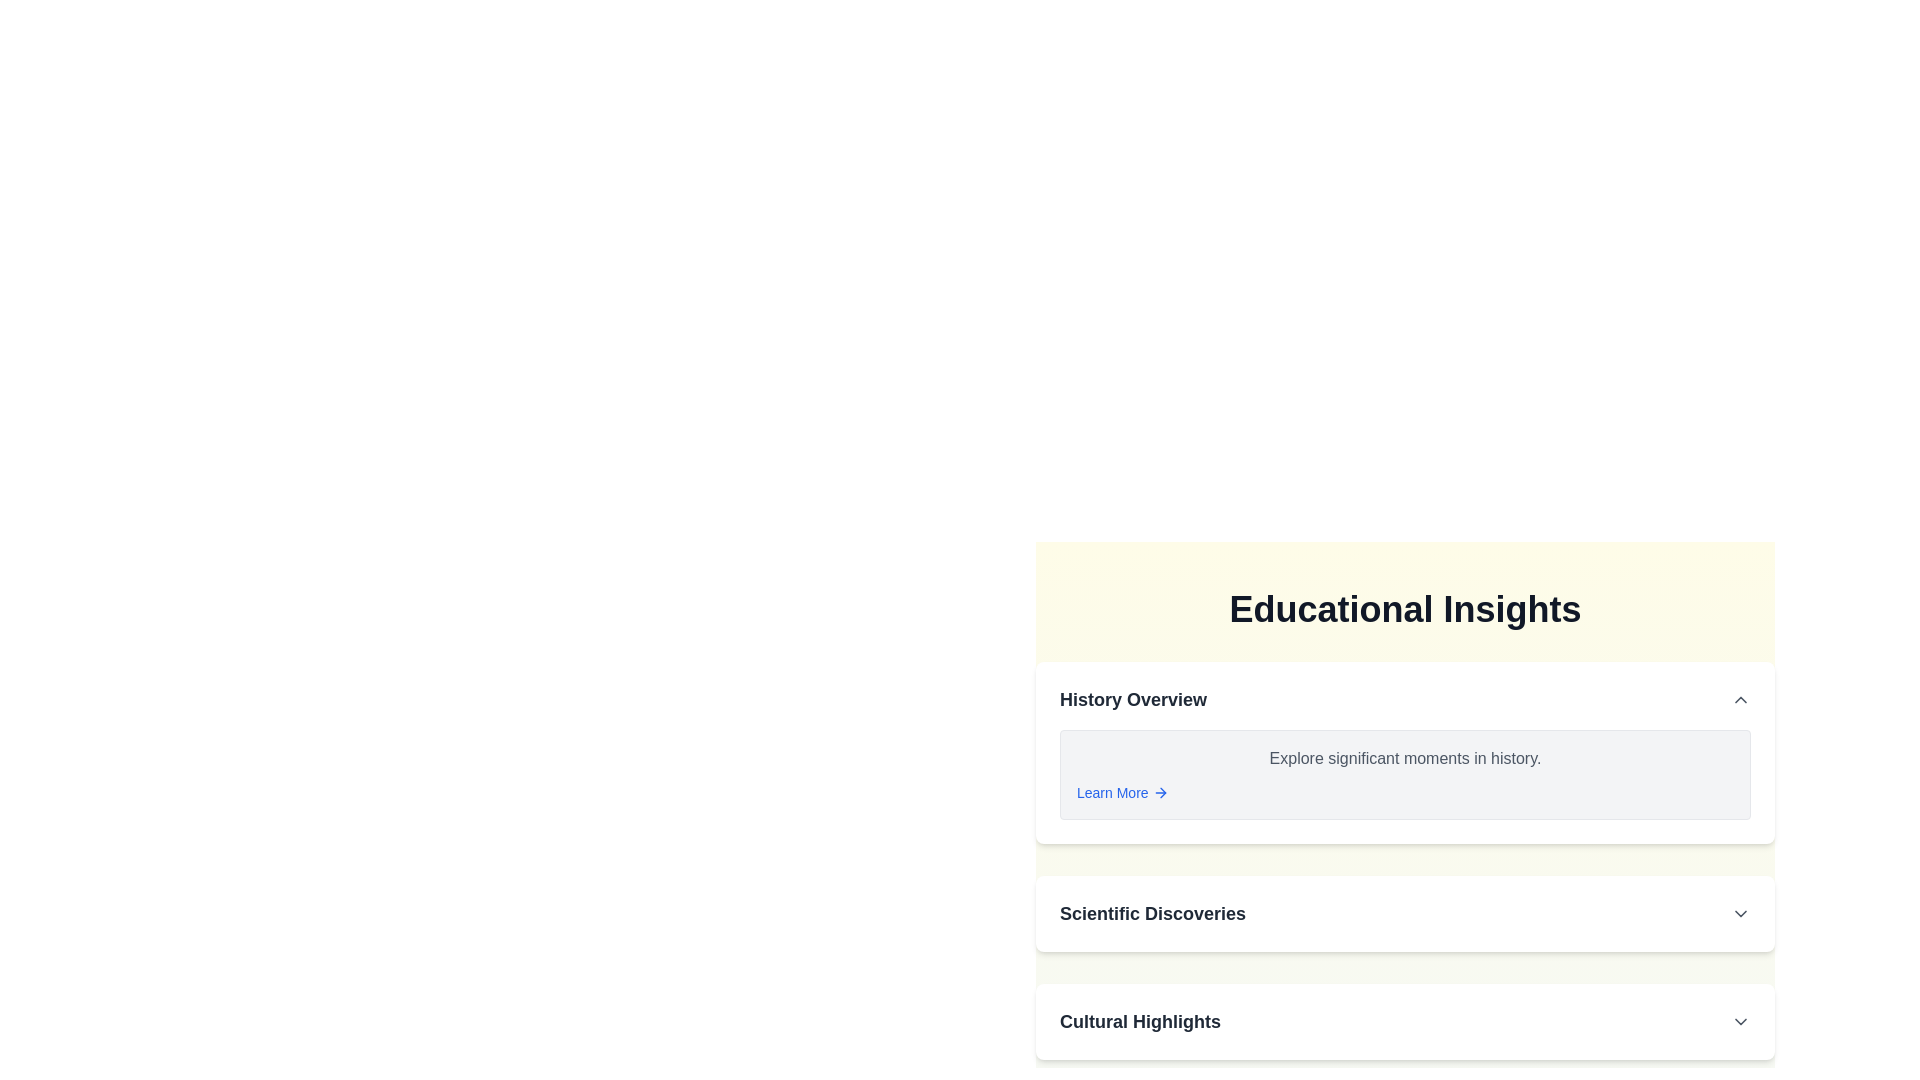 The width and height of the screenshot is (1920, 1080). Describe the element at coordinates (1160, 792) in the screenshot. I see `the SVG-based icon located to the right of the 'Learn More' text` at that location.